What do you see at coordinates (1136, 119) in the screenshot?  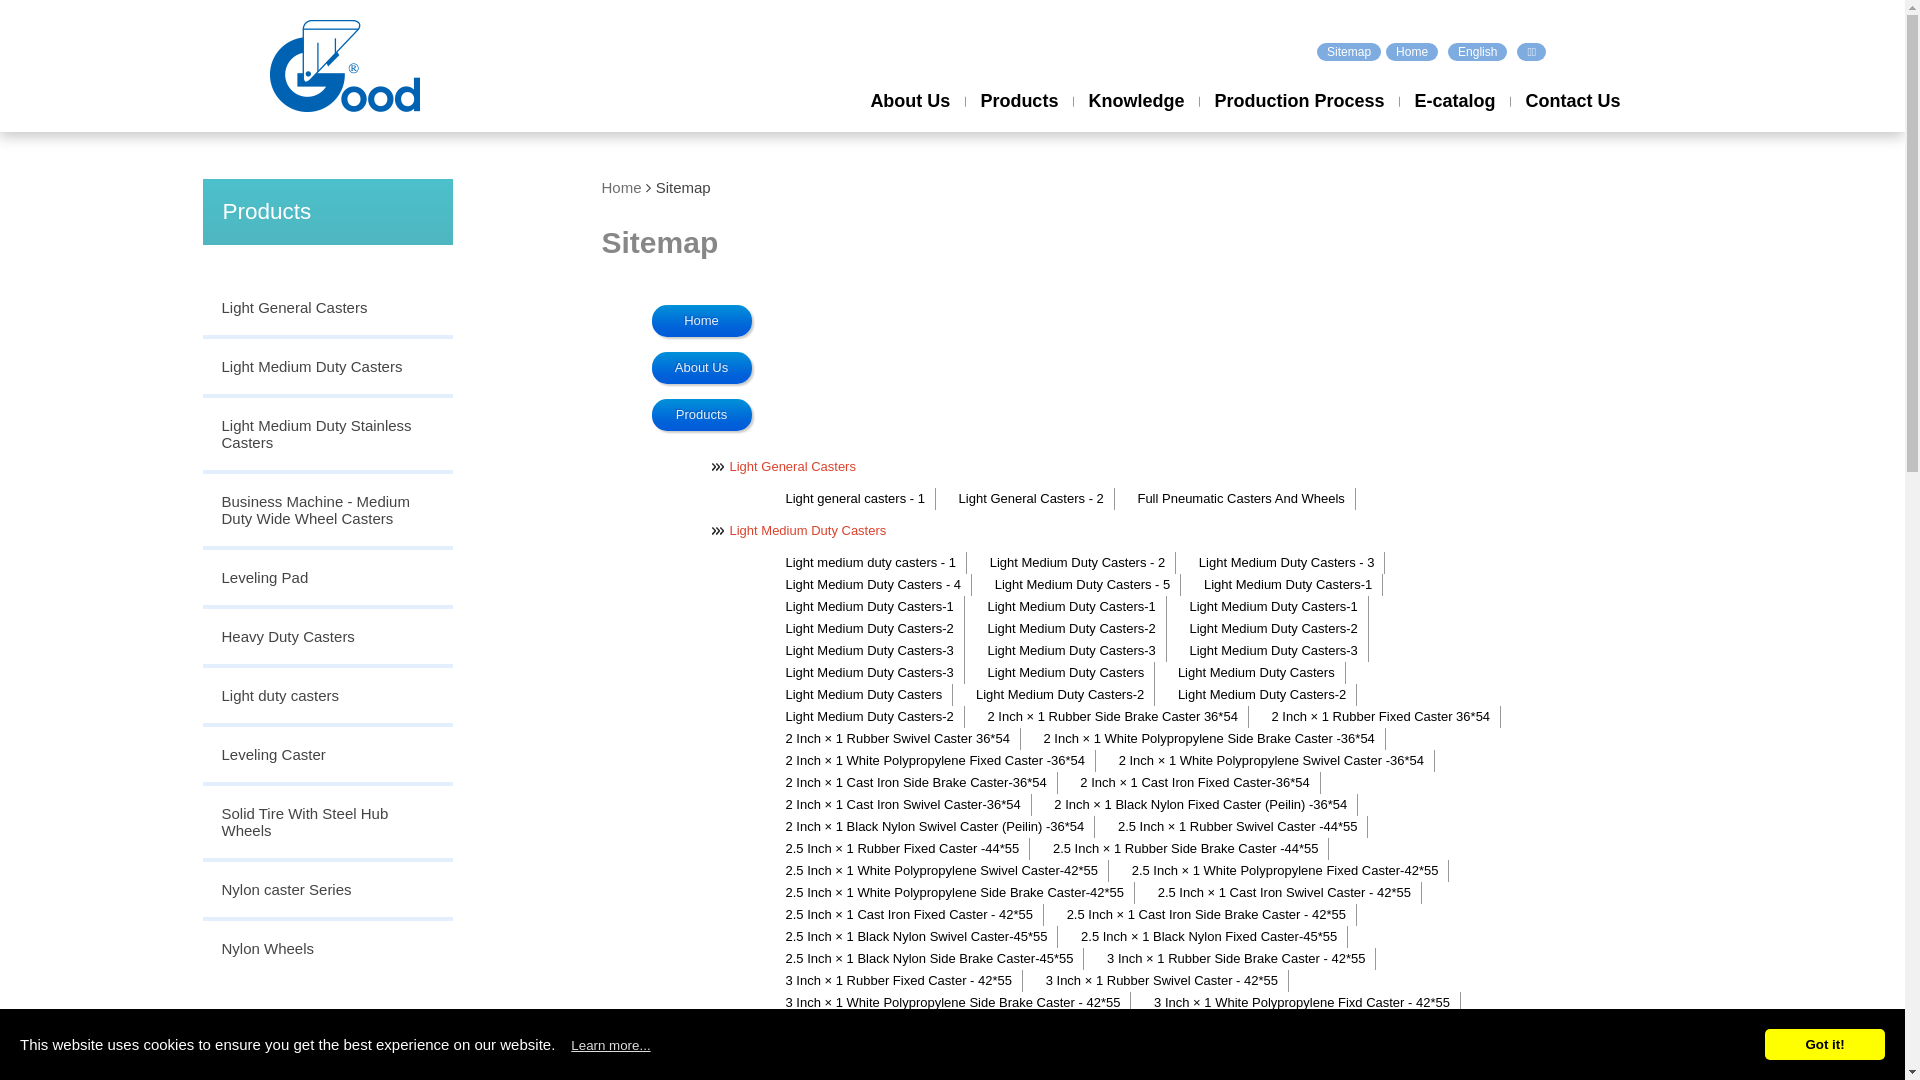 I see `'Knowledge'` at bounding box center [1136, 119].